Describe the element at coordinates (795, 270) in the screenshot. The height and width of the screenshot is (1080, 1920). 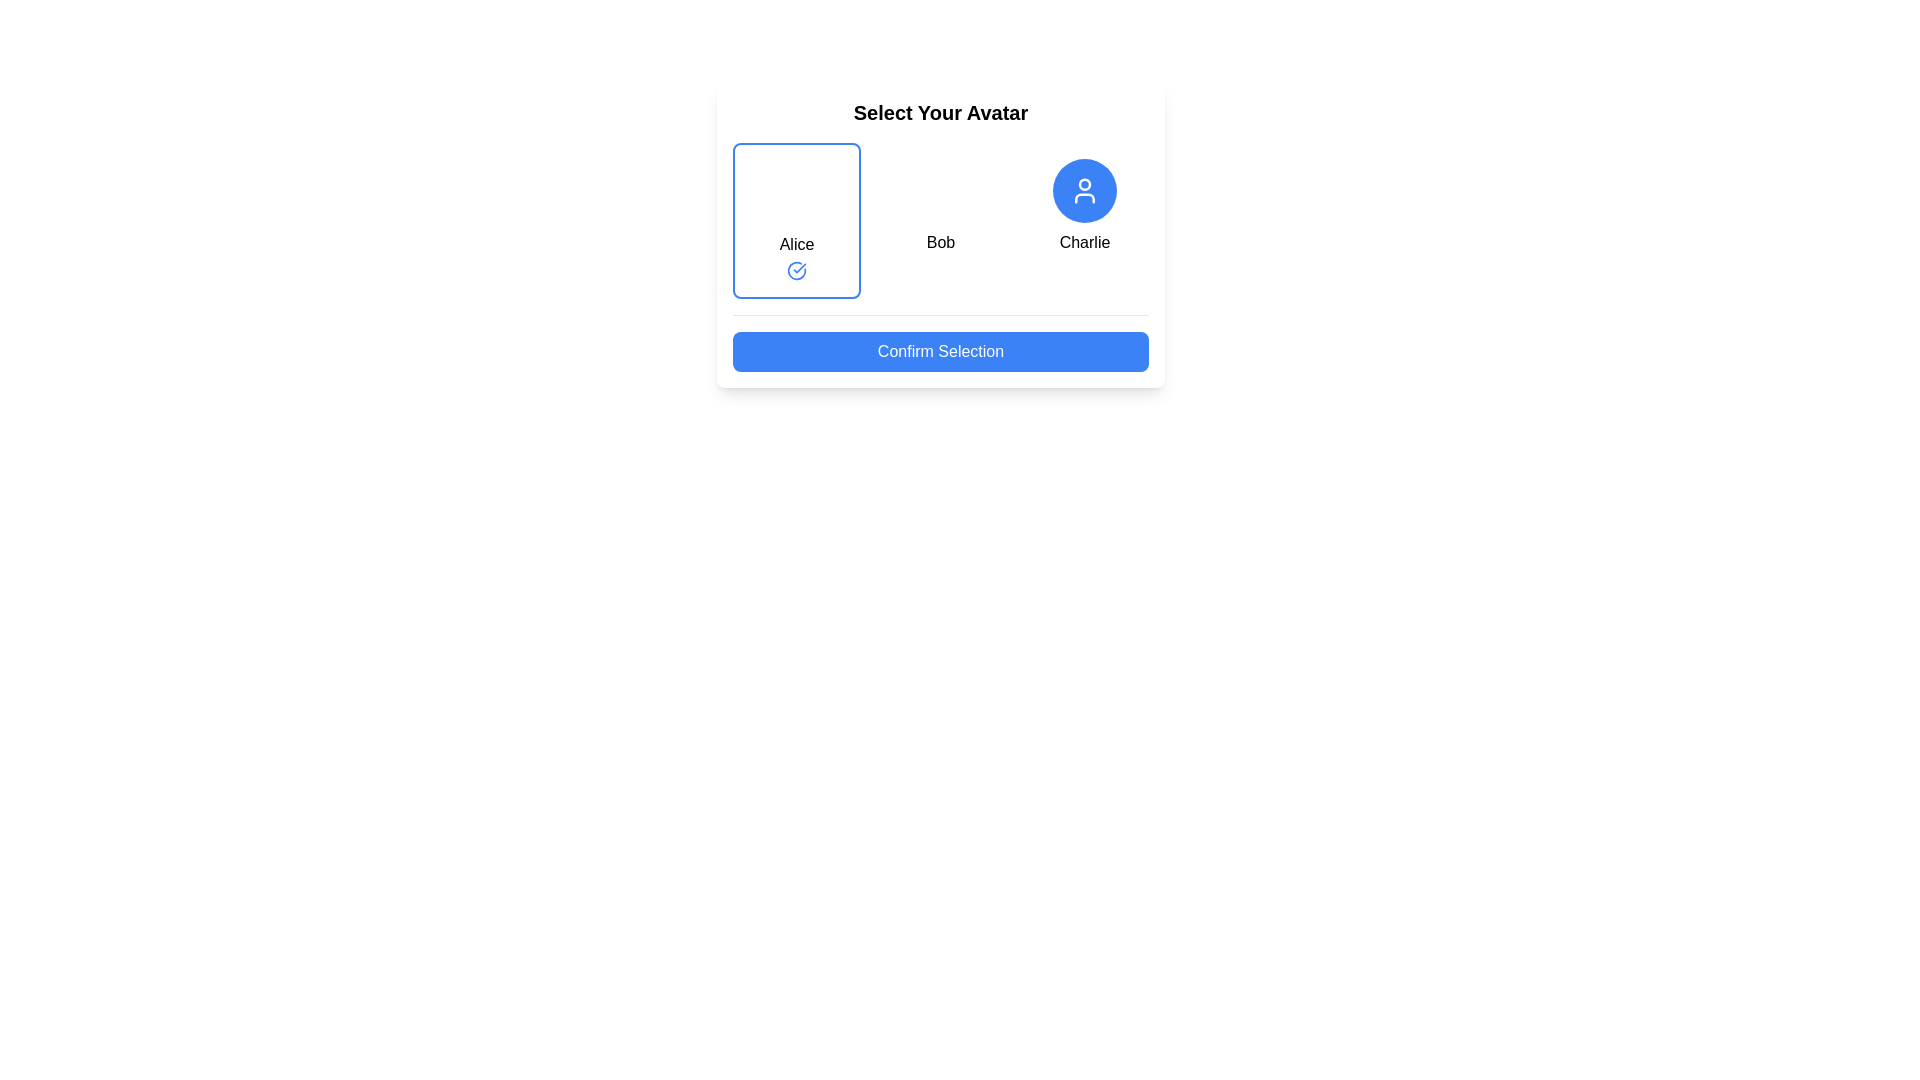
I see `blue circular checkmark icon associated with selection or confirmation located inside the avatar box labeled 'Alice', near the center-bottom portion` at that location.